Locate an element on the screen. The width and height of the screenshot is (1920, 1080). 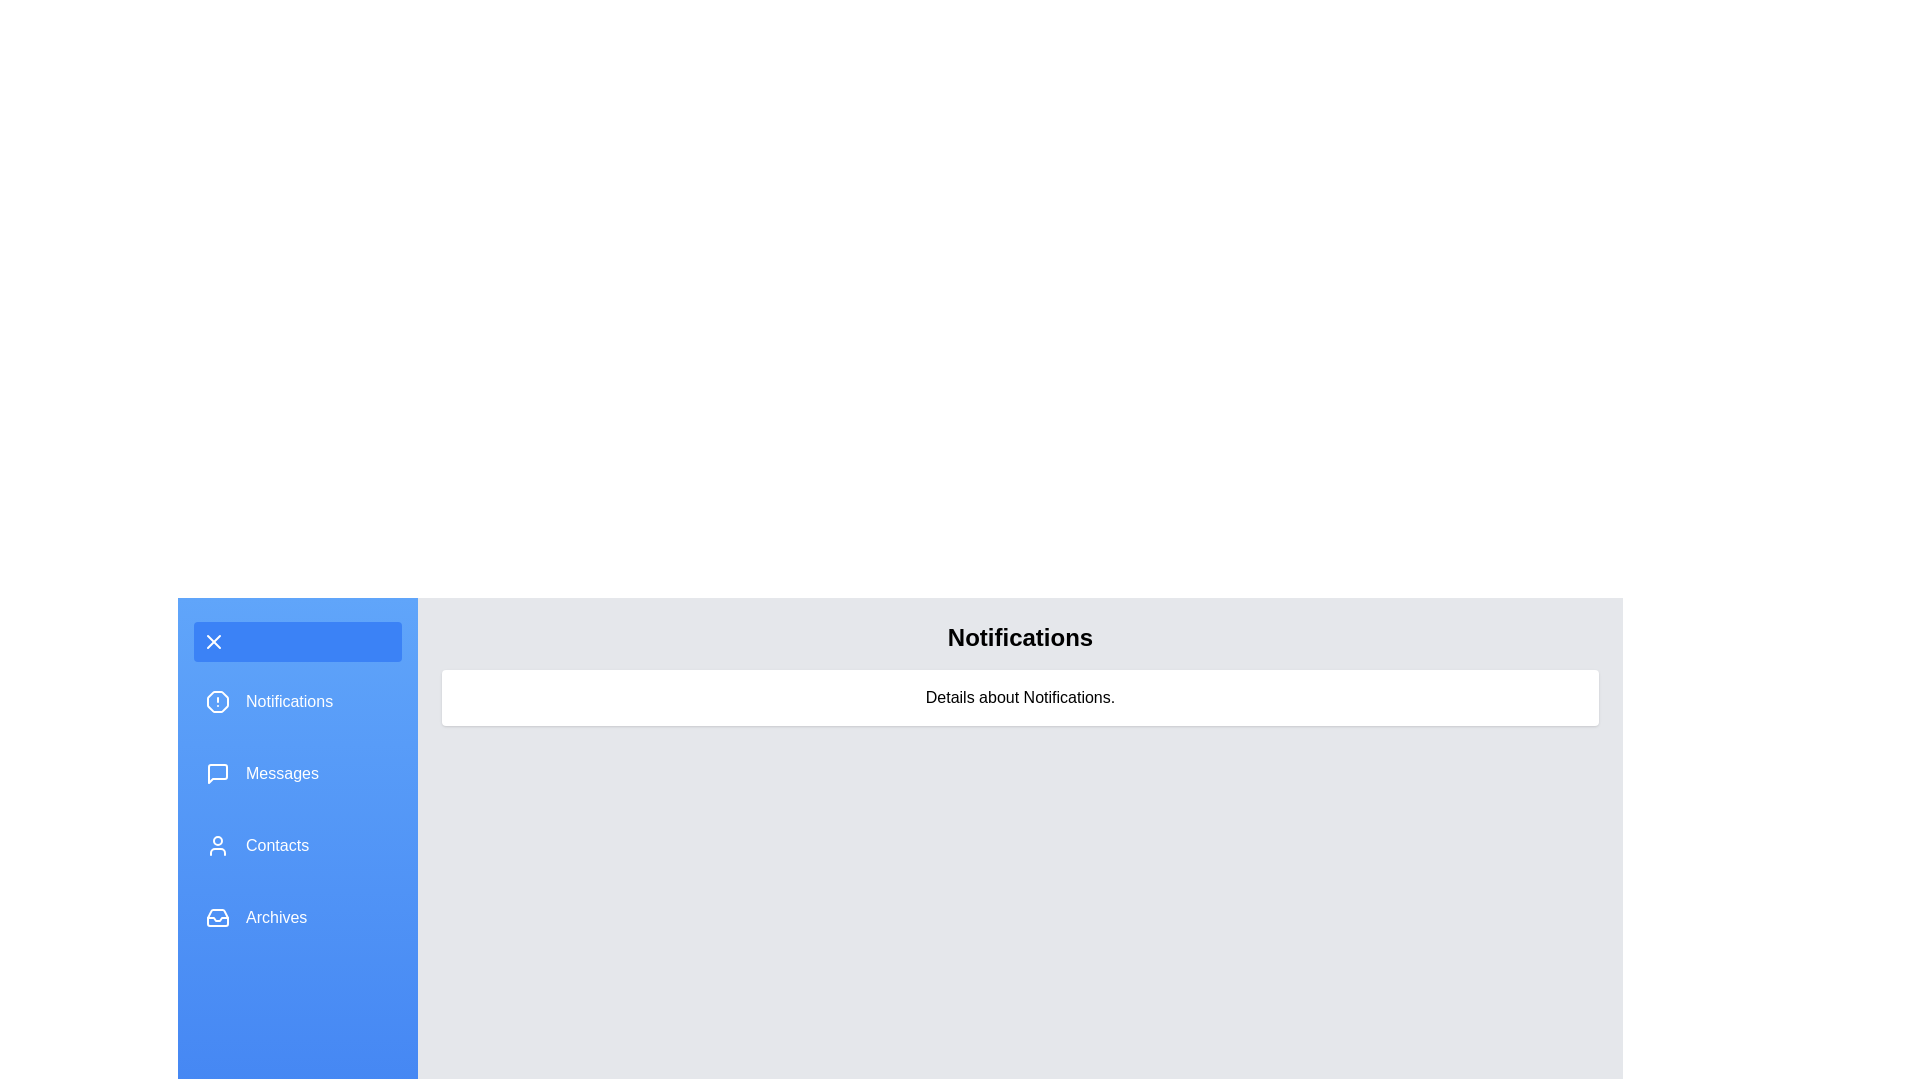
the menu section Messages is located at coordinates (296, 773).